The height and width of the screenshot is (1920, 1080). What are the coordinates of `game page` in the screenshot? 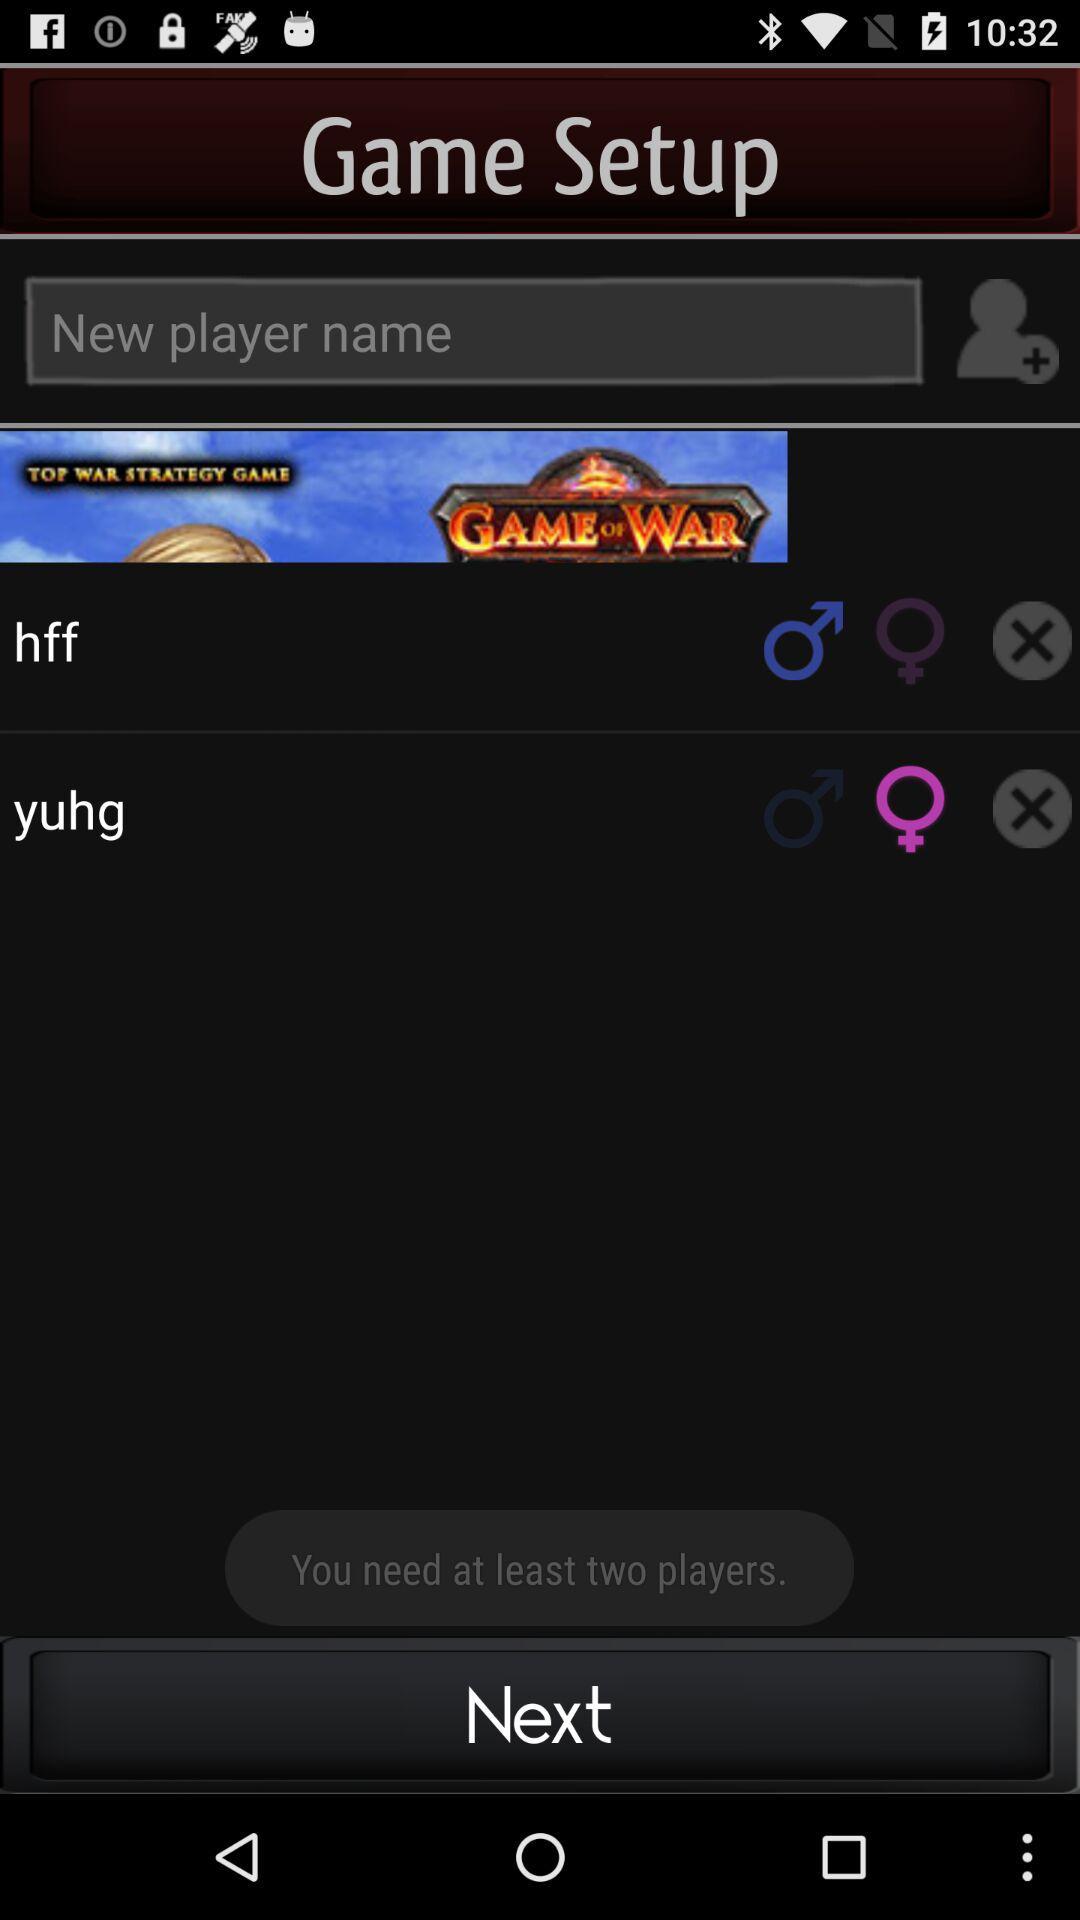 It's located at (540, 496).